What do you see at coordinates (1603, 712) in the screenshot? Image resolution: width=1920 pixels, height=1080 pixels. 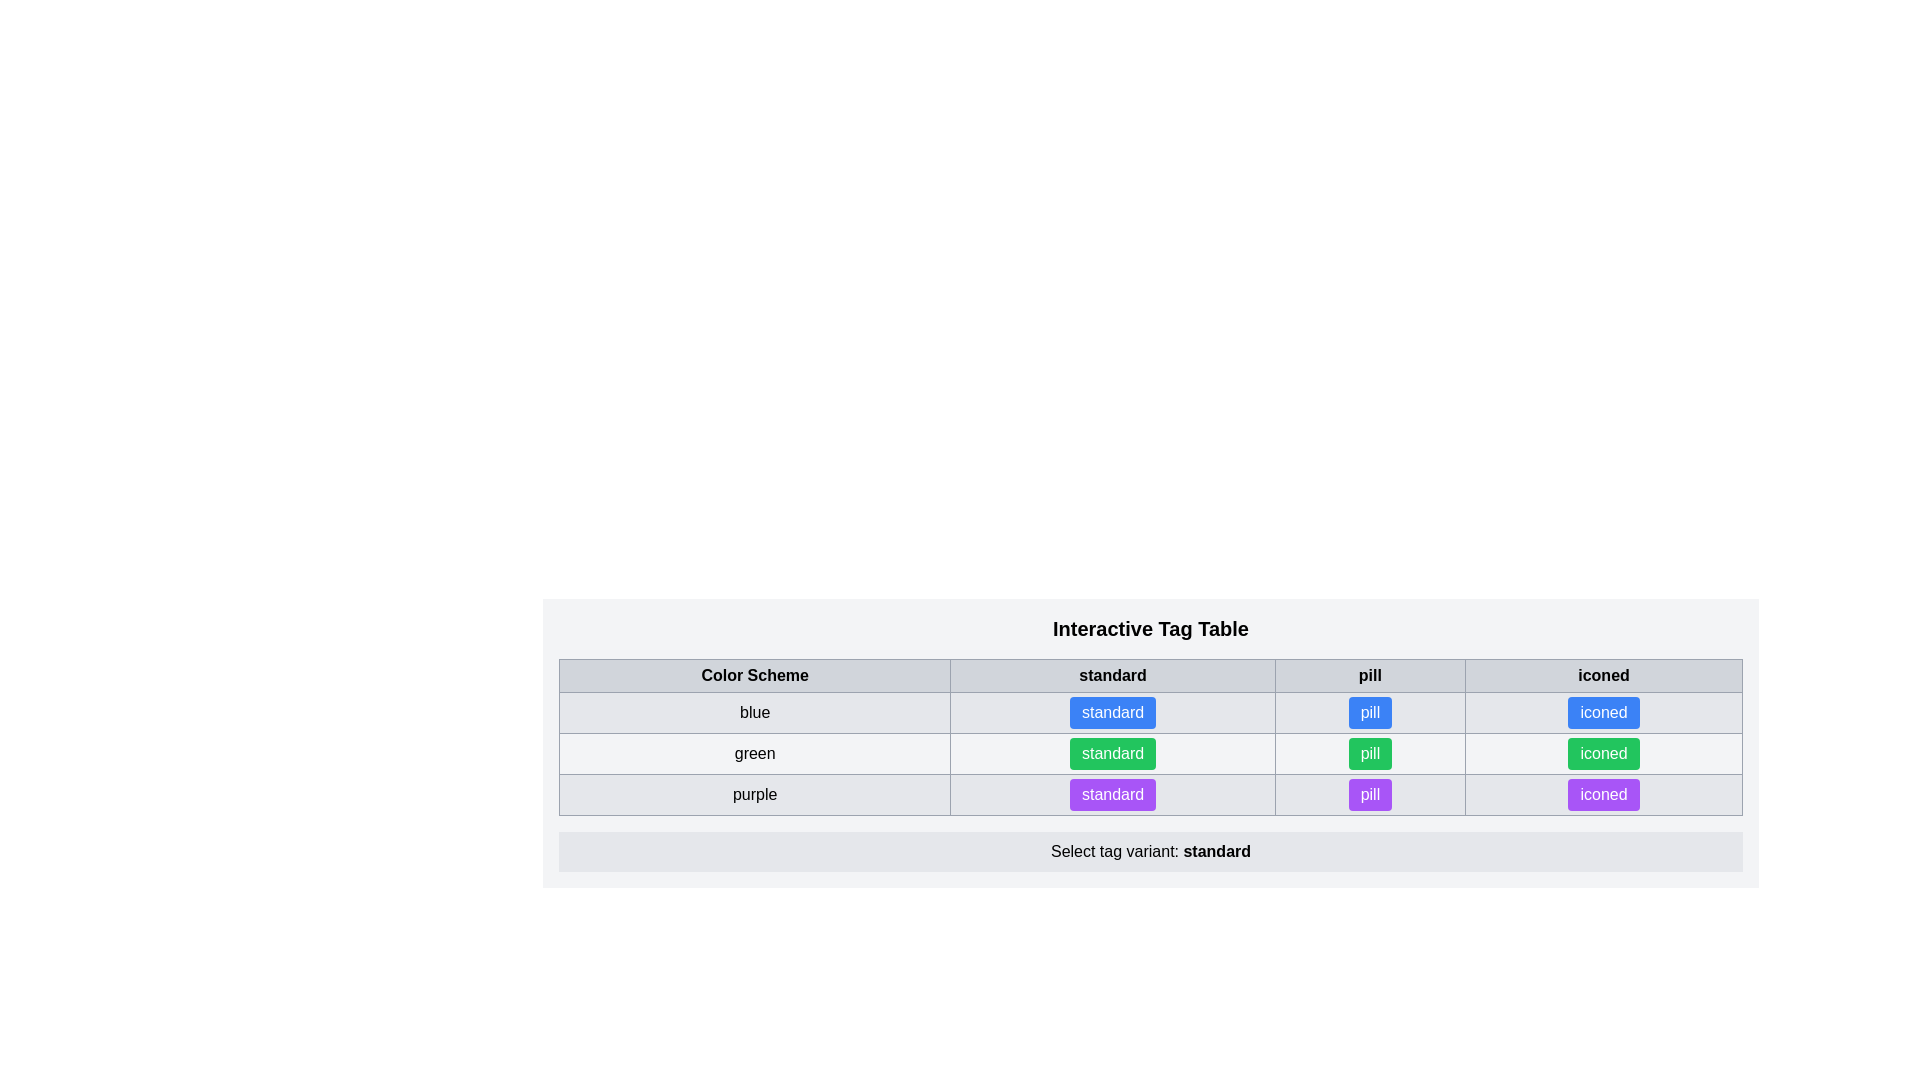 I see `the rectangular button with a blue background and white text that reads 'iconed', located in the third row of a table under the column labeled 'iconed'` at bounding box center [1603, 712].